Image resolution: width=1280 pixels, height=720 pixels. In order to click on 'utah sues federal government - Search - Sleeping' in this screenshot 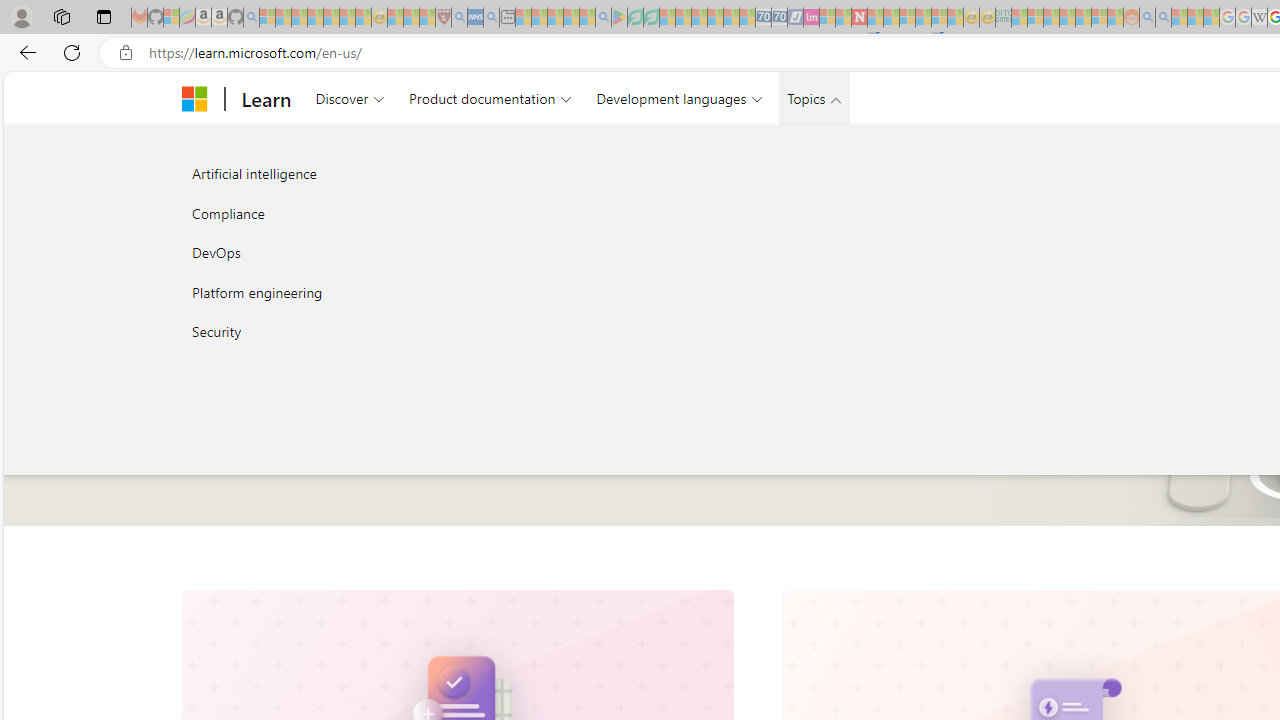, I will do `click(491, 17)`.